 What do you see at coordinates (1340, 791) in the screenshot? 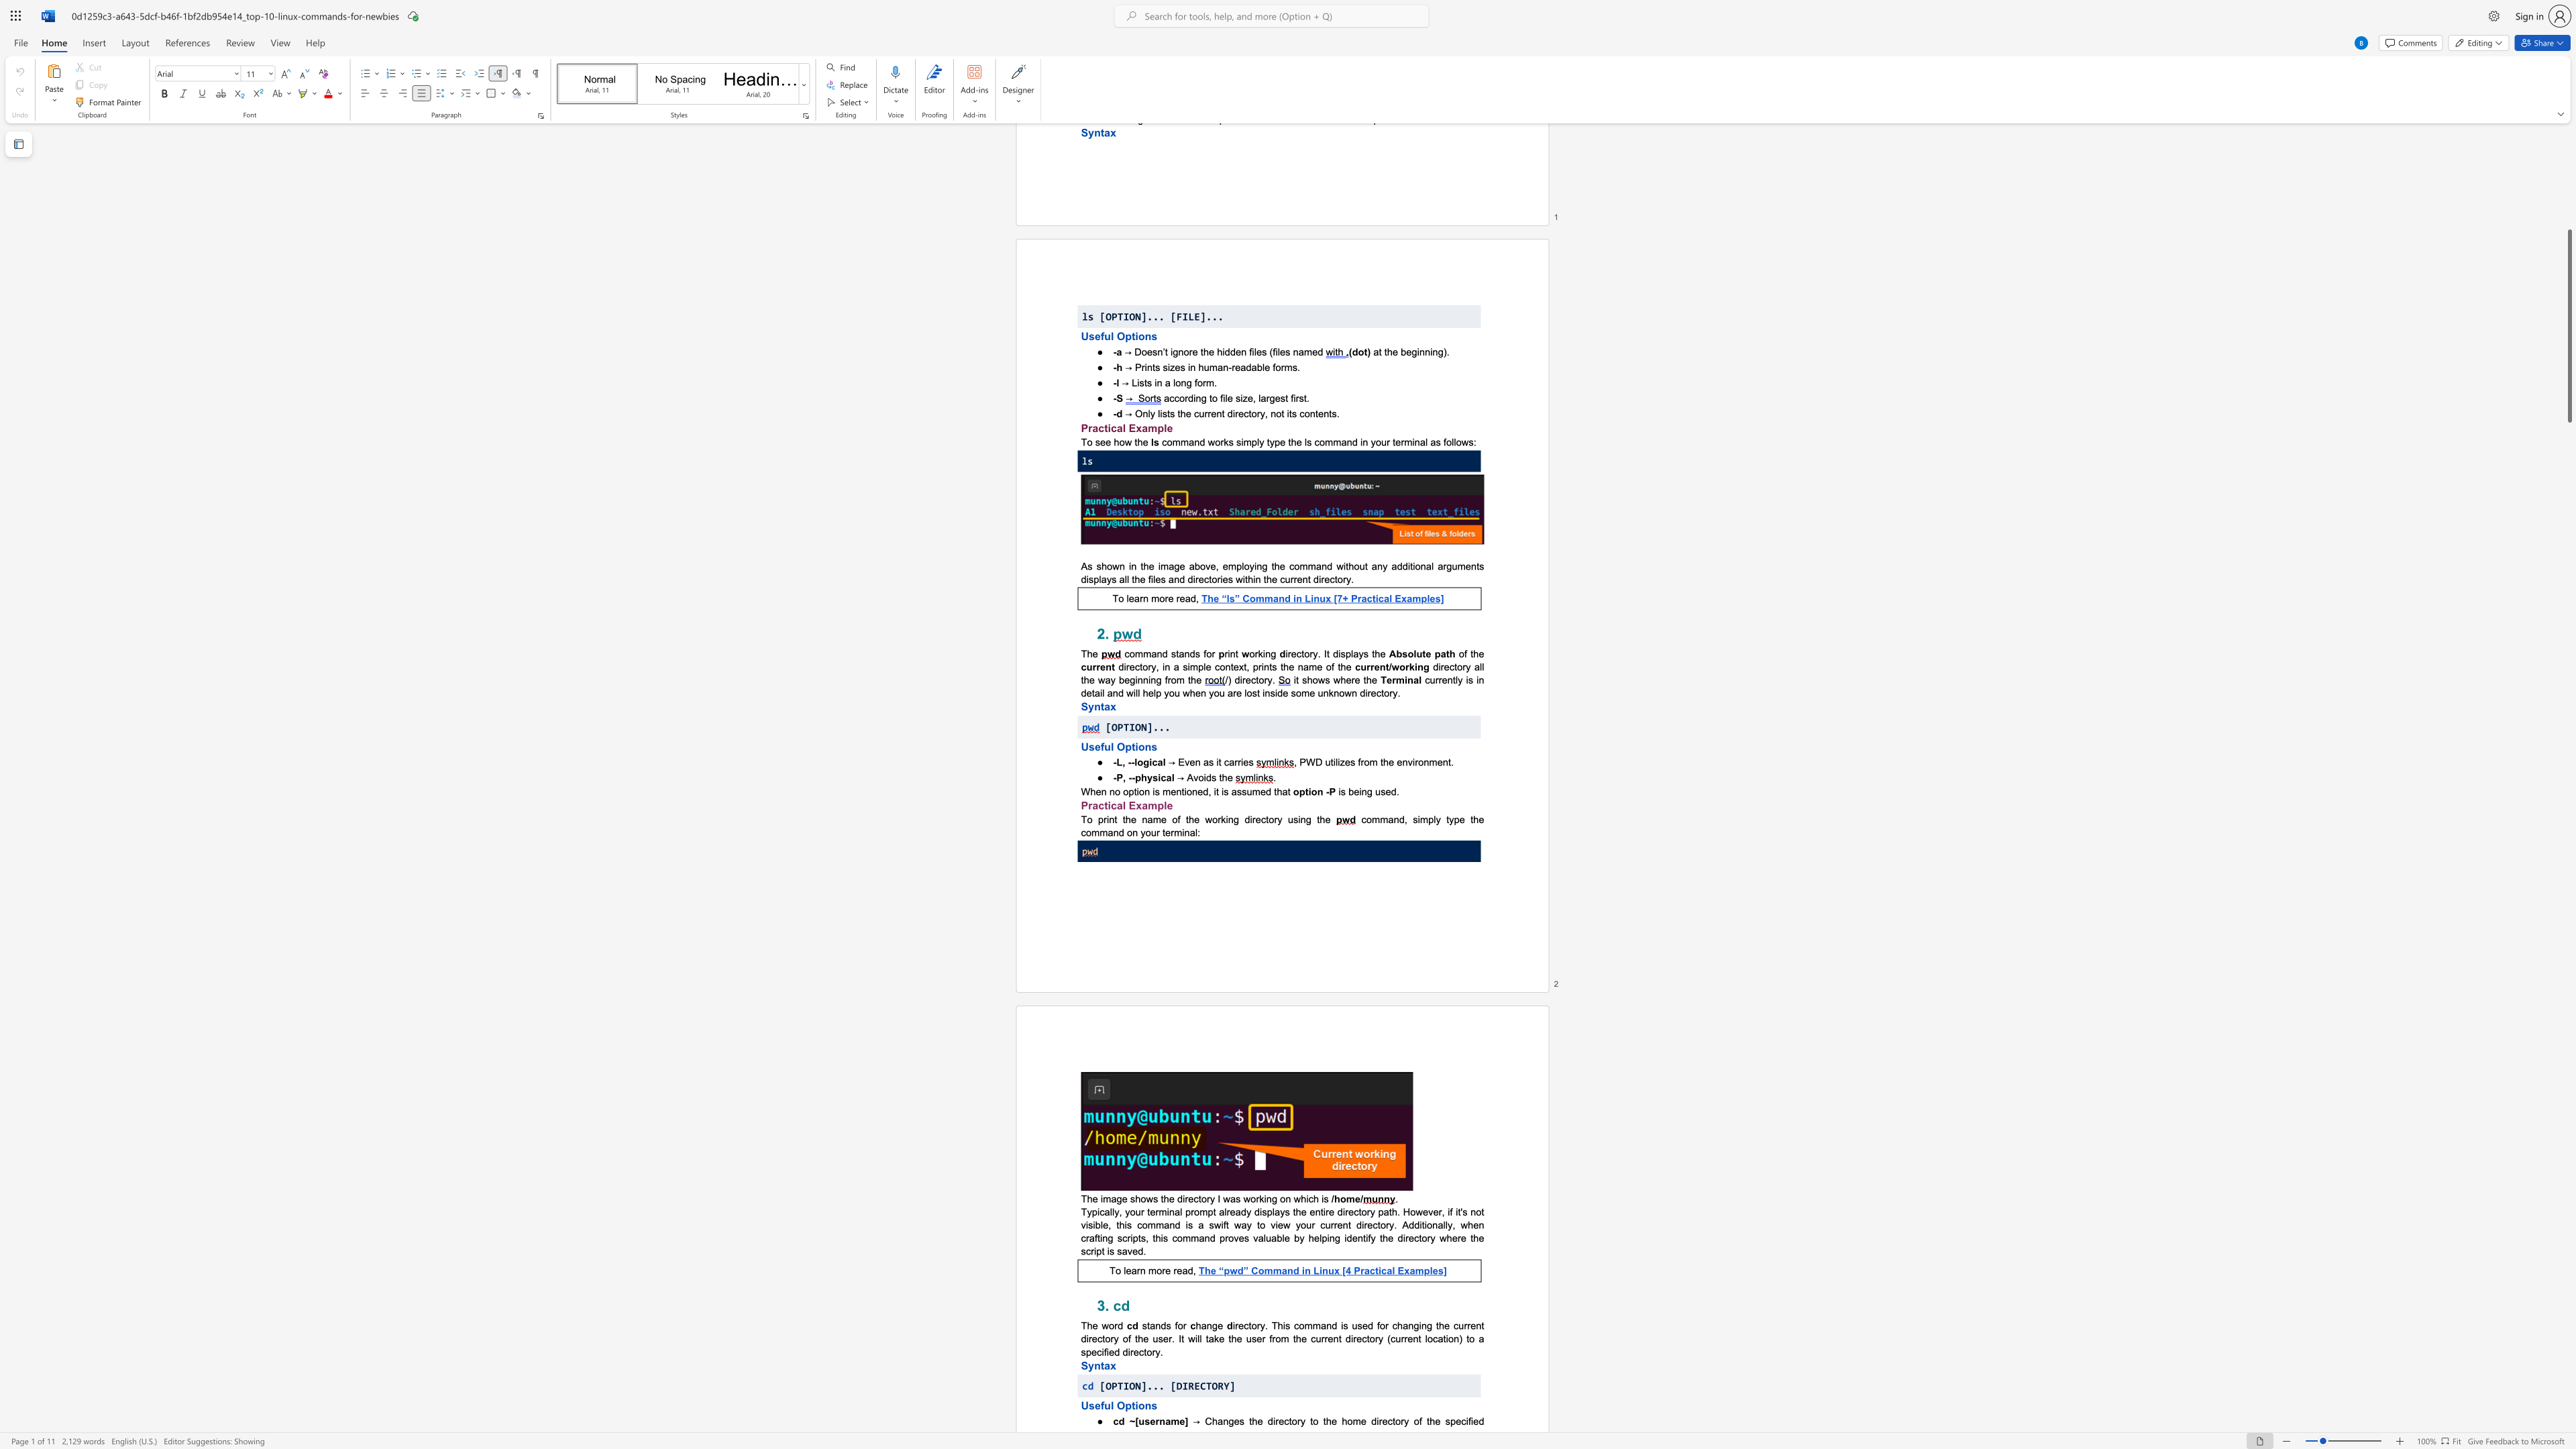
I see `the subset text "s bein" within the text "is being used."` at bounding box center [1340, 791].